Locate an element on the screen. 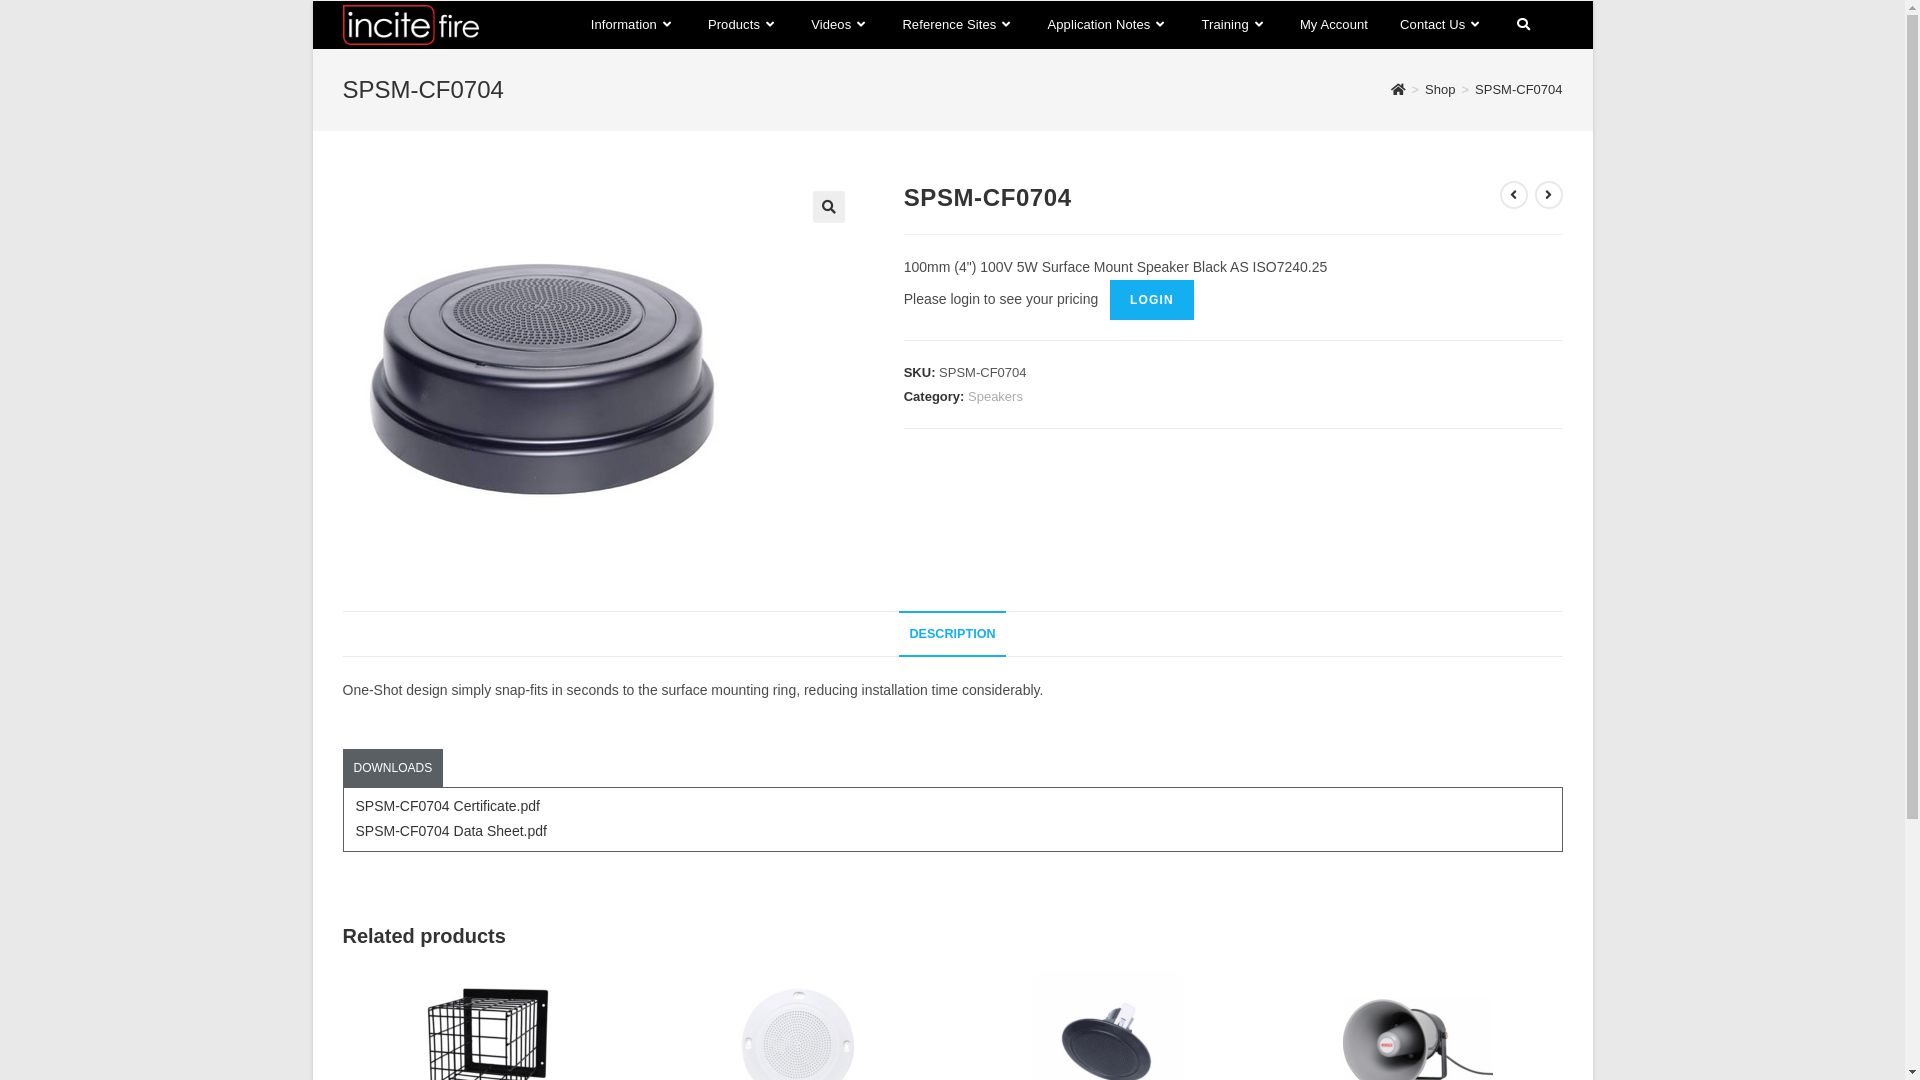  'LOGIN' is located at coordinates (1152, 300).